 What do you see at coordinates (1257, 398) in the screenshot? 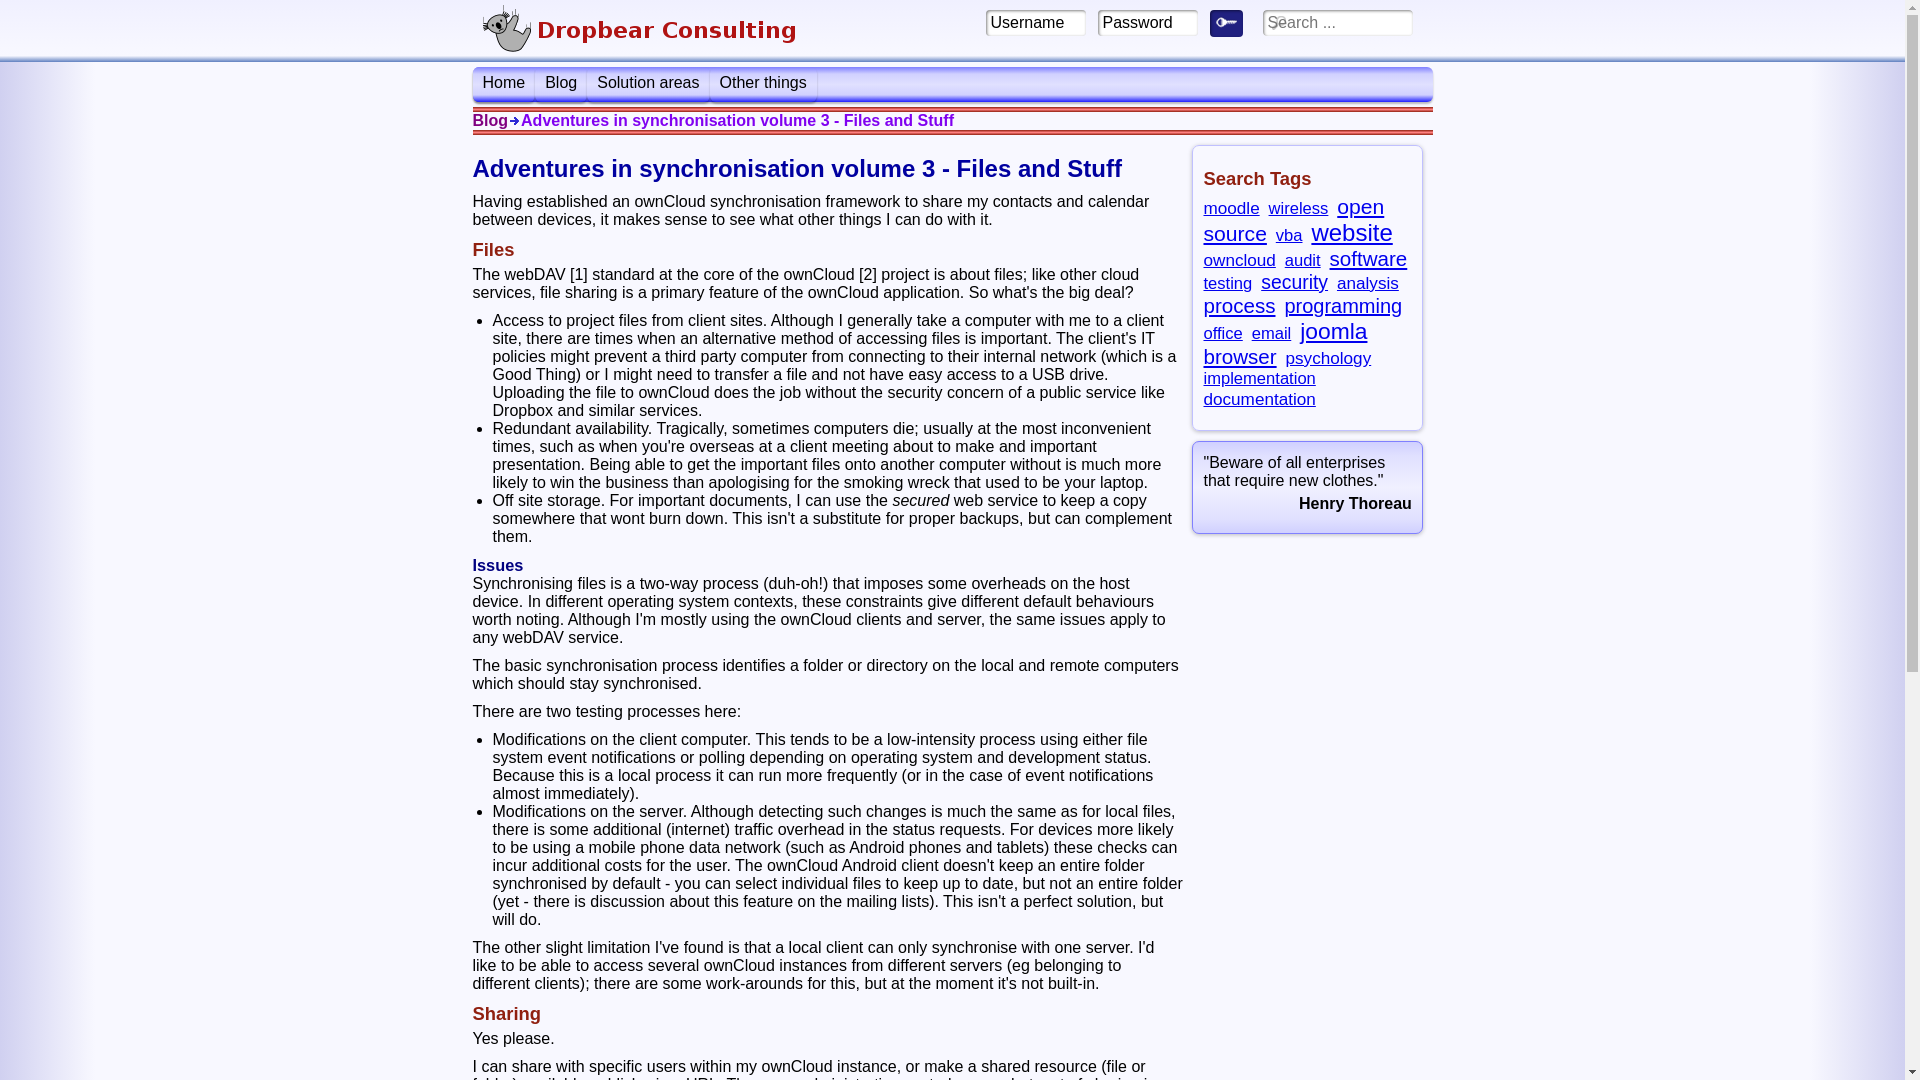
I see `'documentation'` at bounding box center [1257, 398].